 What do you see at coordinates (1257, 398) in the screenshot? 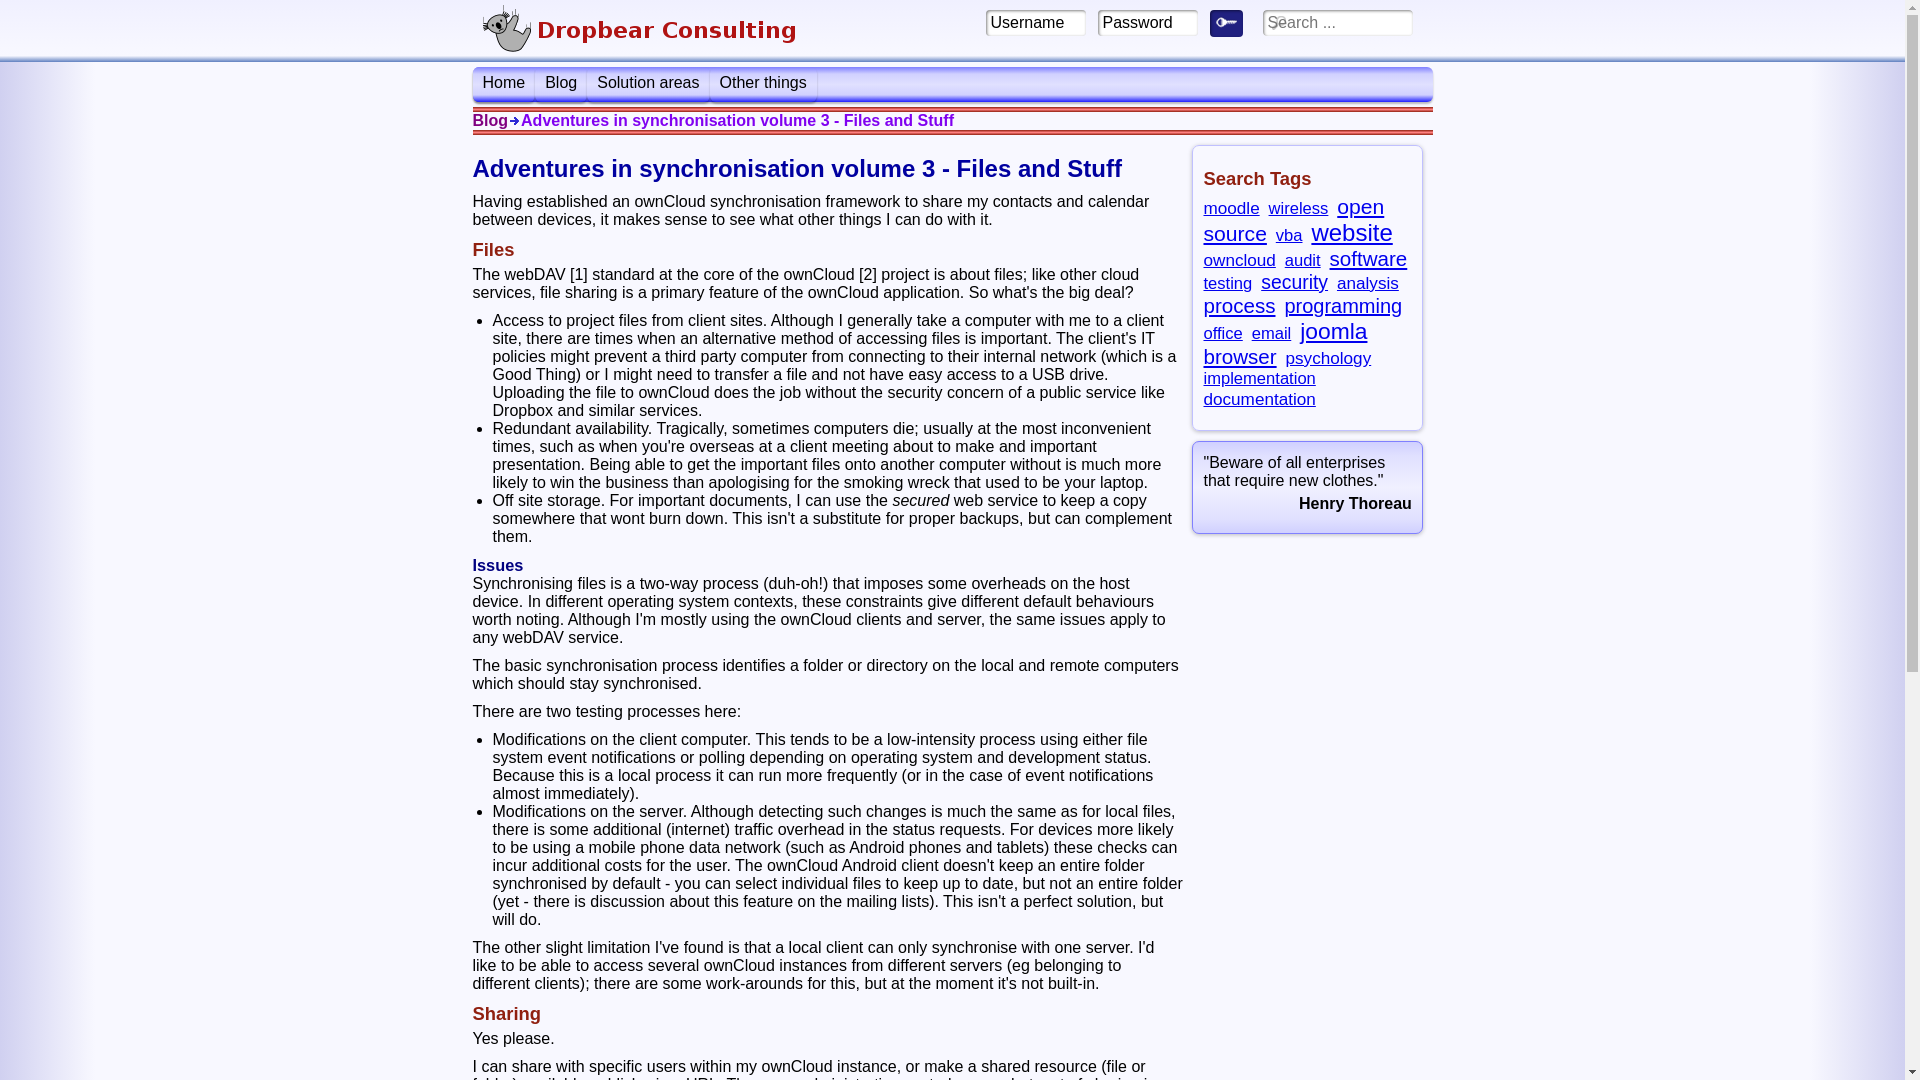
I see `'documentation'` at bounding box center [1257, 398].